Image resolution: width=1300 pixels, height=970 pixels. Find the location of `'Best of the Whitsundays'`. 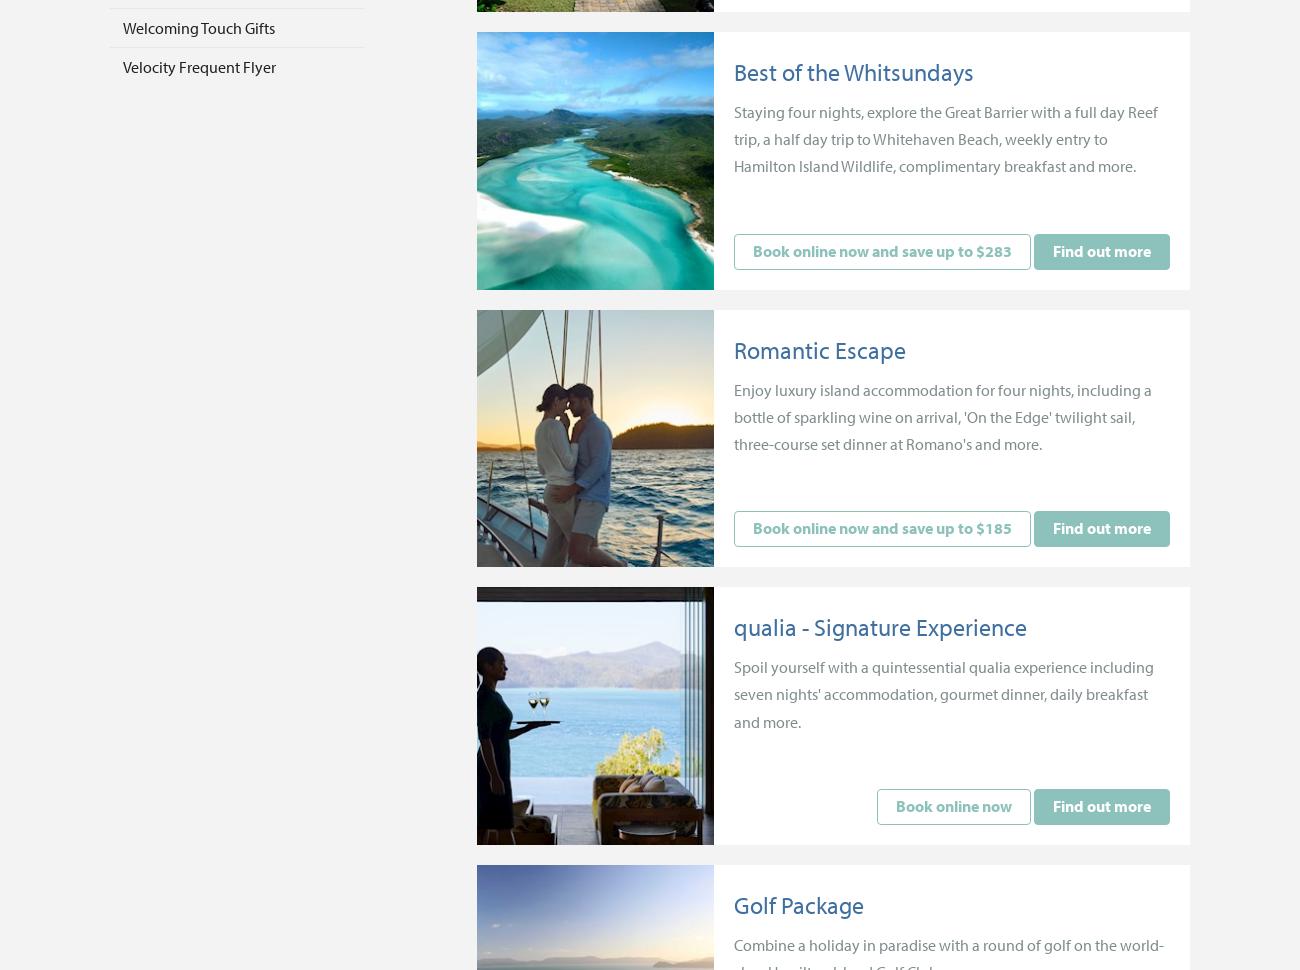

'Best of the Whitsundays' is located at coordinates (853, 70).